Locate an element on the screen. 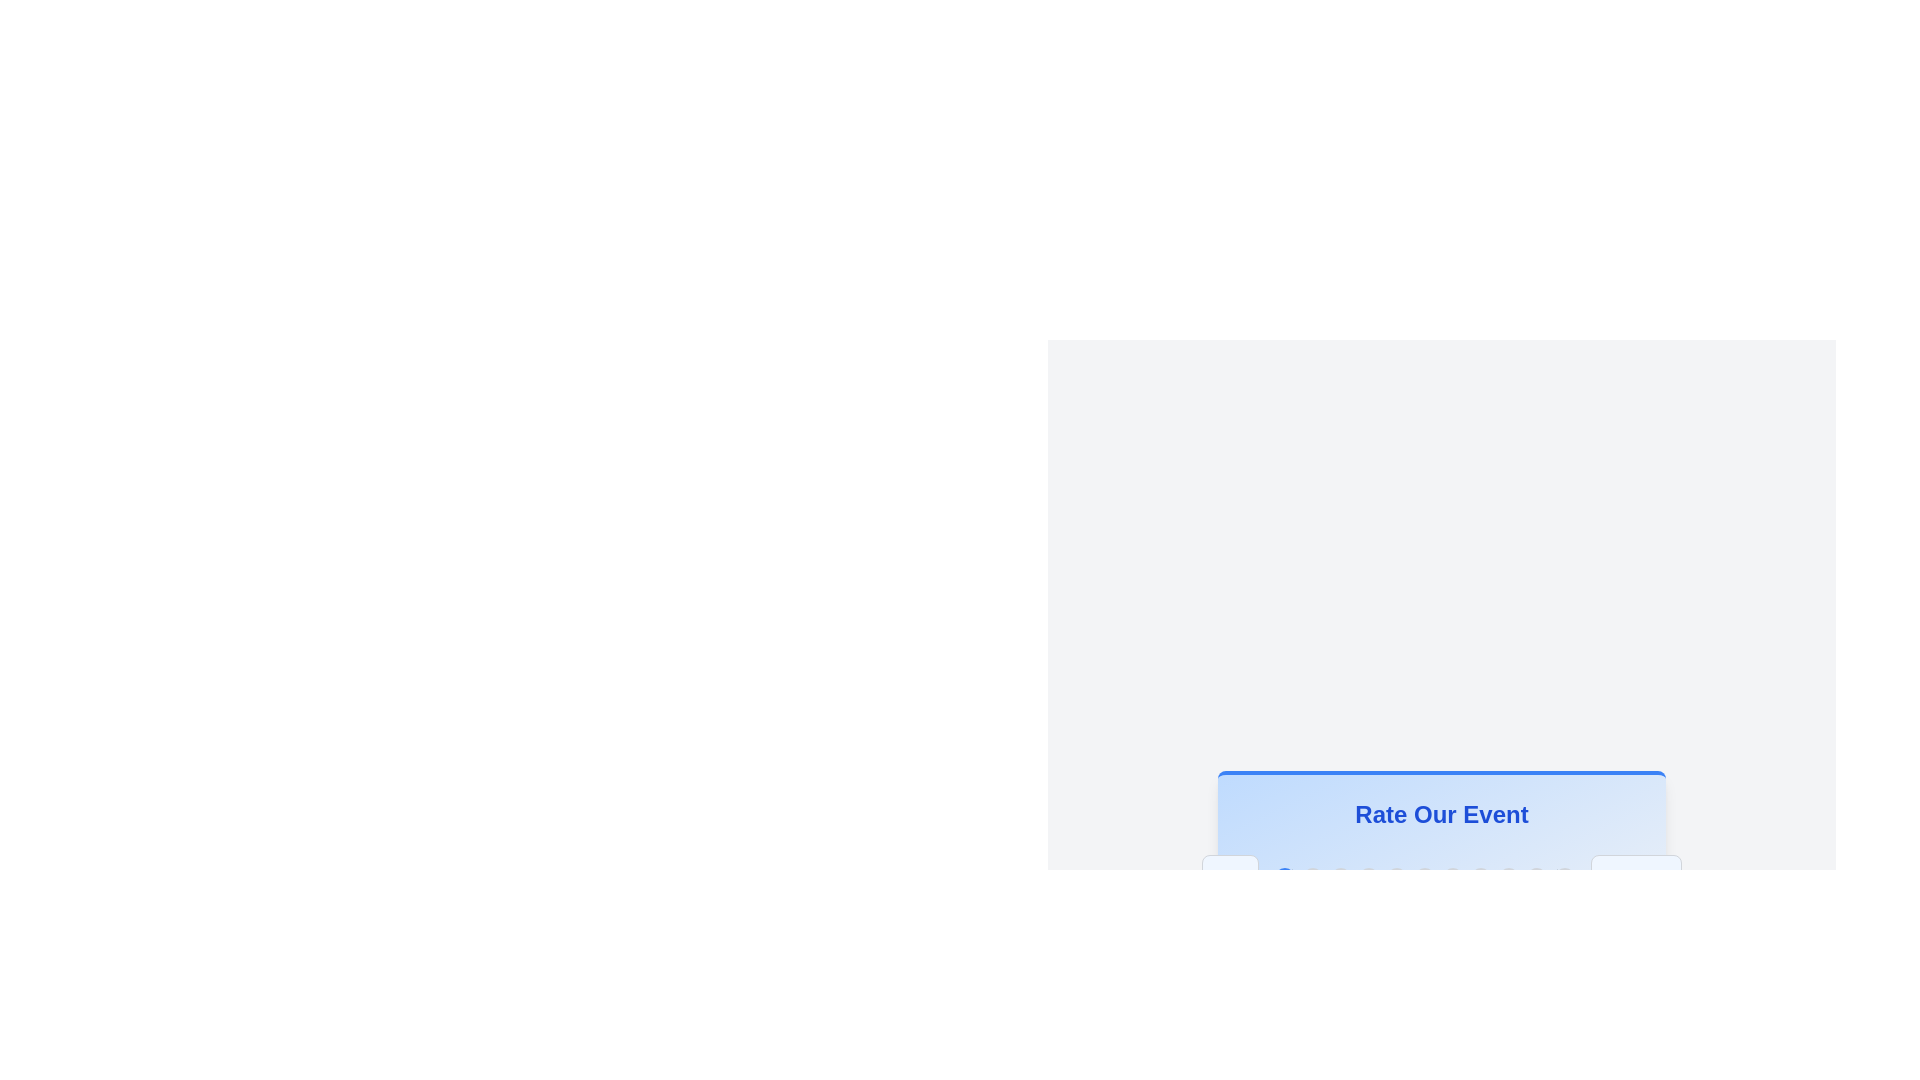 This screenshot has height=1080, width=1920. the second circular Number button in the row below the 'Rate Our Event' blue box is located at coordinates (1312, 877).